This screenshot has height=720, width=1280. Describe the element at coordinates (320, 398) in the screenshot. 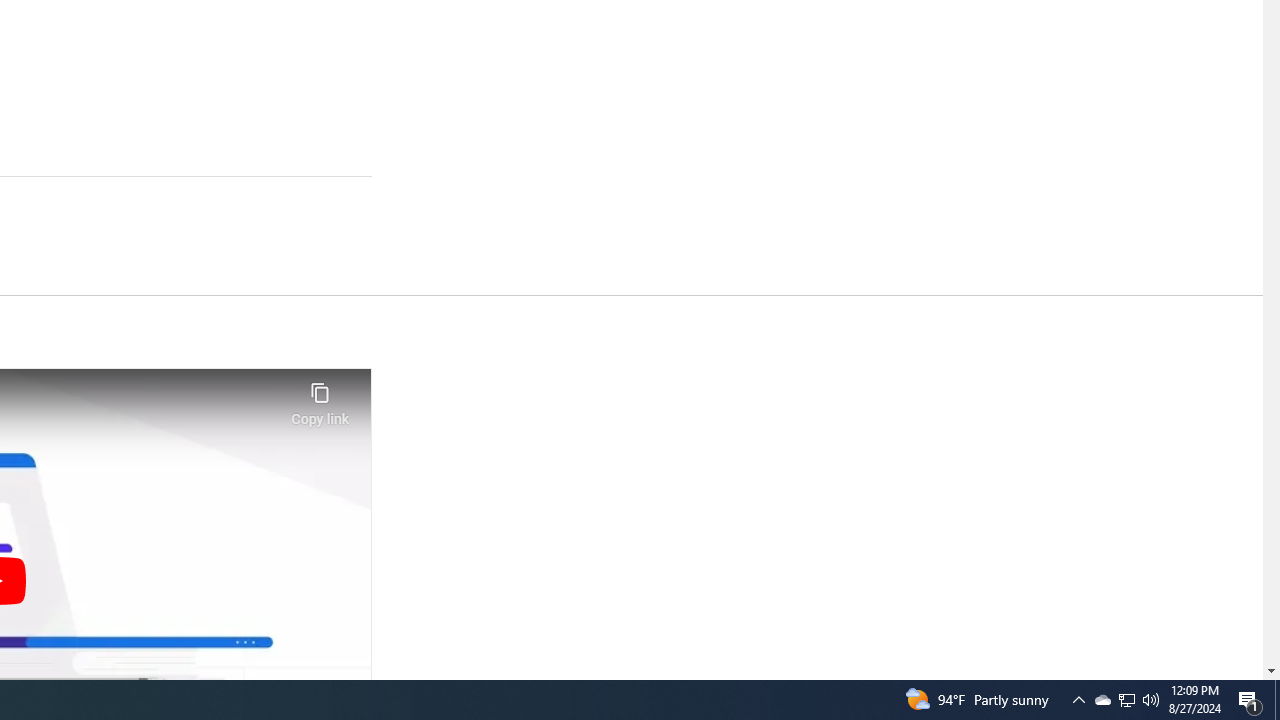

I see `'Copy link'` at that location.